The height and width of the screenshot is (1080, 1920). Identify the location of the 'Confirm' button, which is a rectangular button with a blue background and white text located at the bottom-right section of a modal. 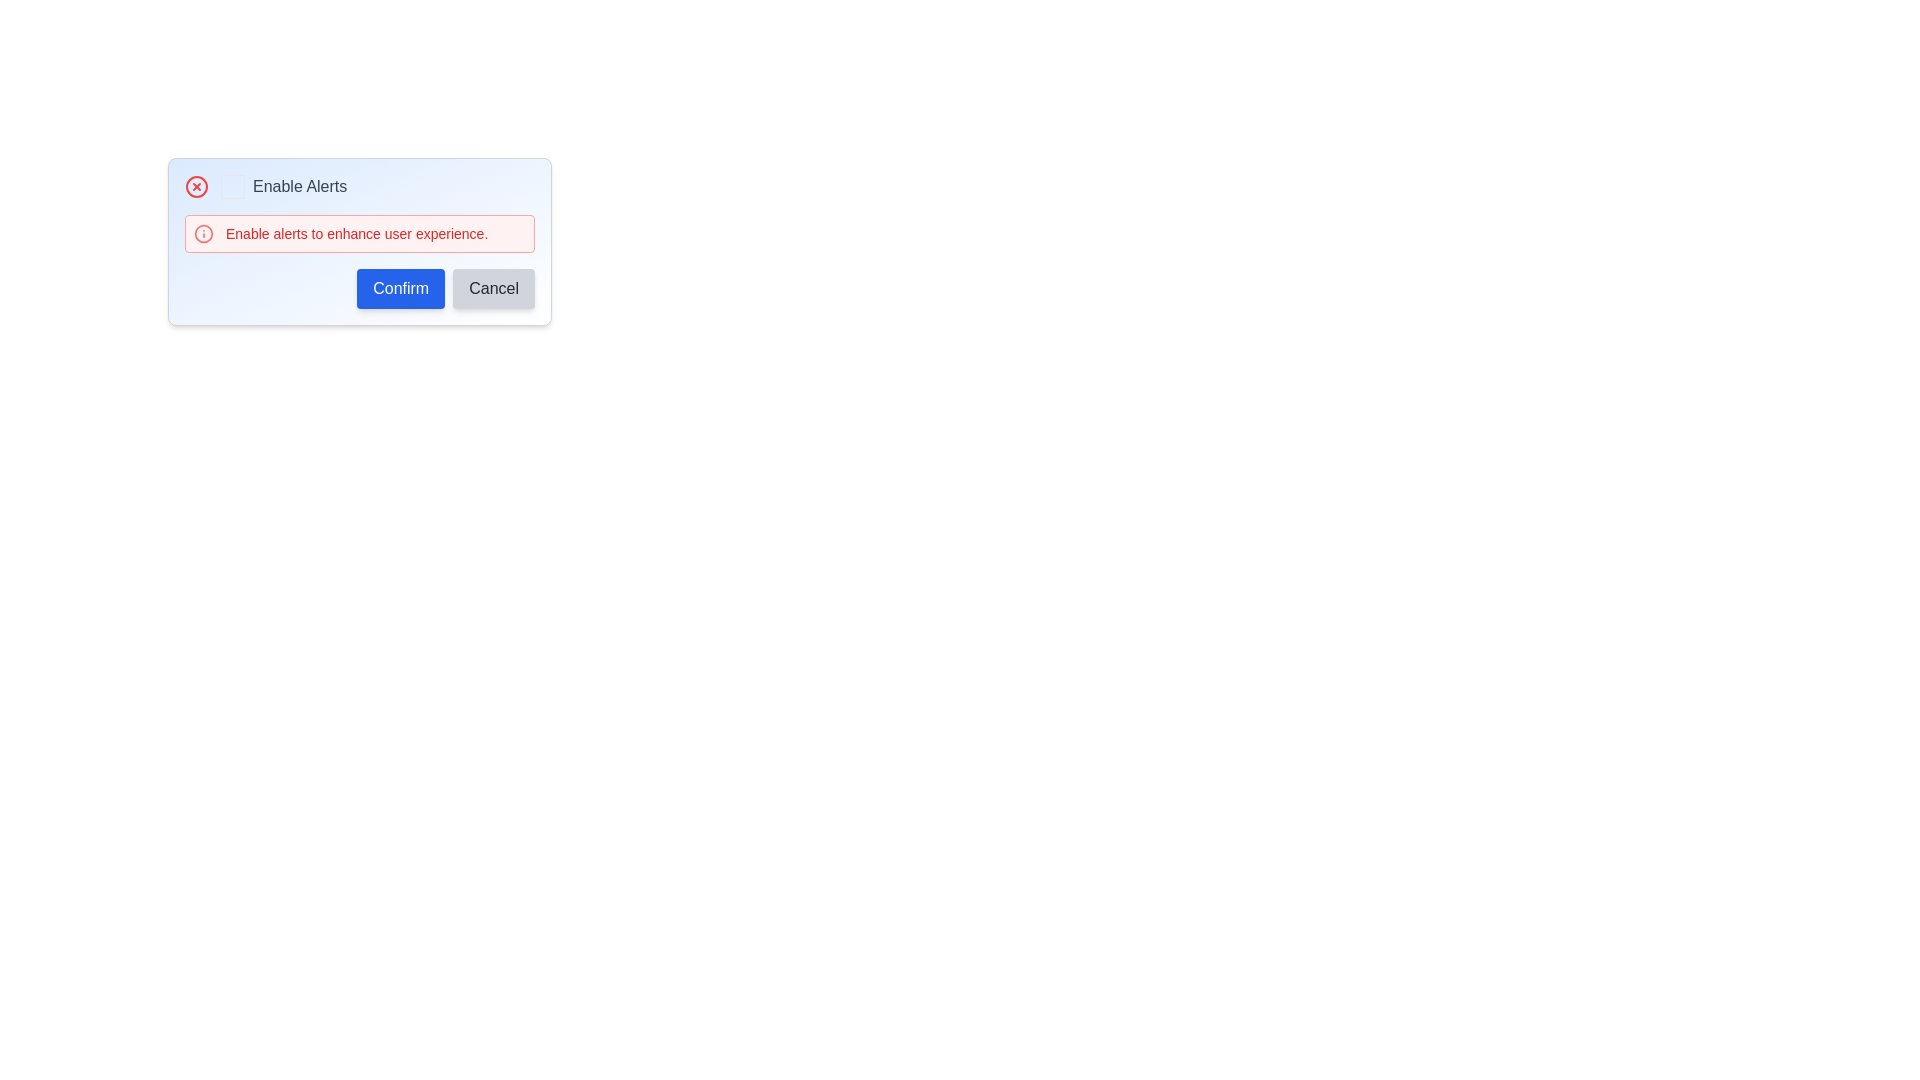
(400, 289).